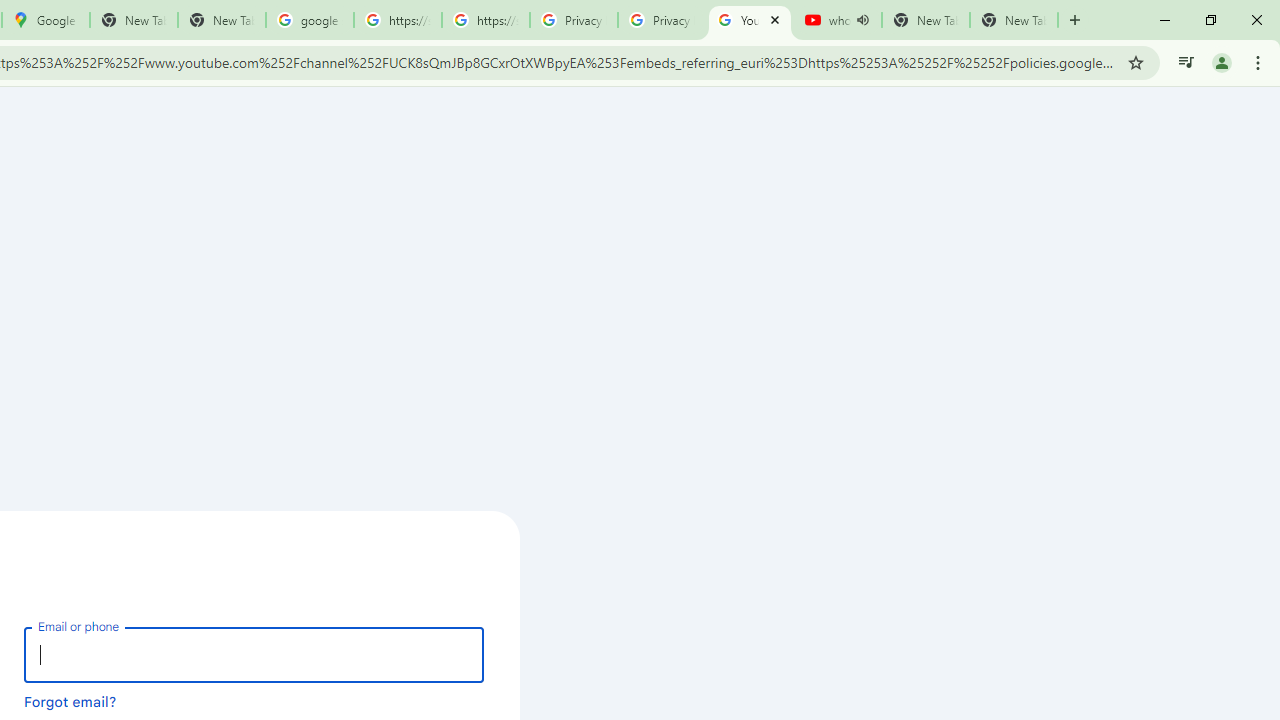 The image size is (1280, 720). I want to click on 'https://scholar.google.com/', so click(398, 20).